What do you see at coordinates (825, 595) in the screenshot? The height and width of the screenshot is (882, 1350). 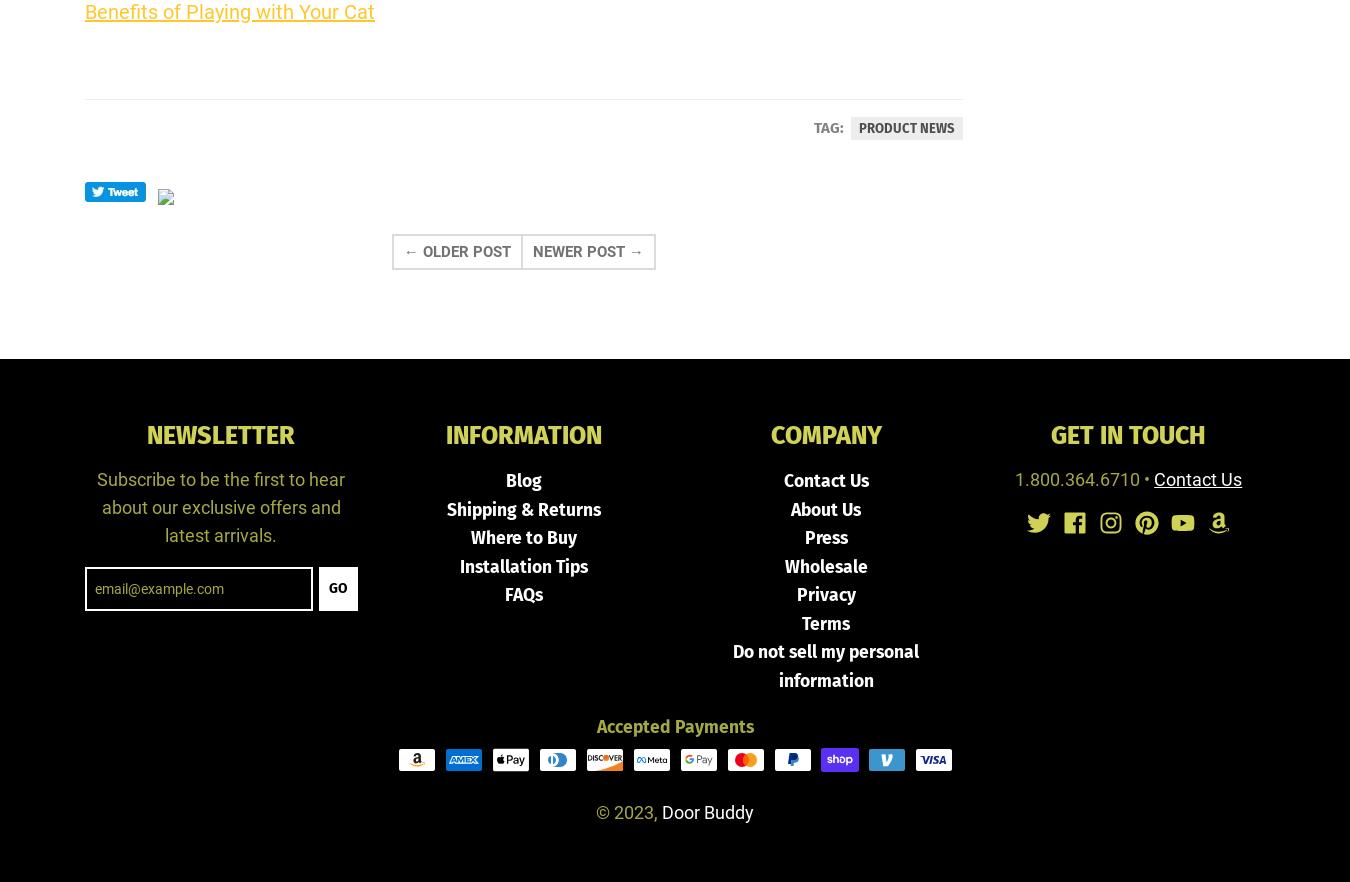 I see `'Privacy'` at bounding box center [825, 595].